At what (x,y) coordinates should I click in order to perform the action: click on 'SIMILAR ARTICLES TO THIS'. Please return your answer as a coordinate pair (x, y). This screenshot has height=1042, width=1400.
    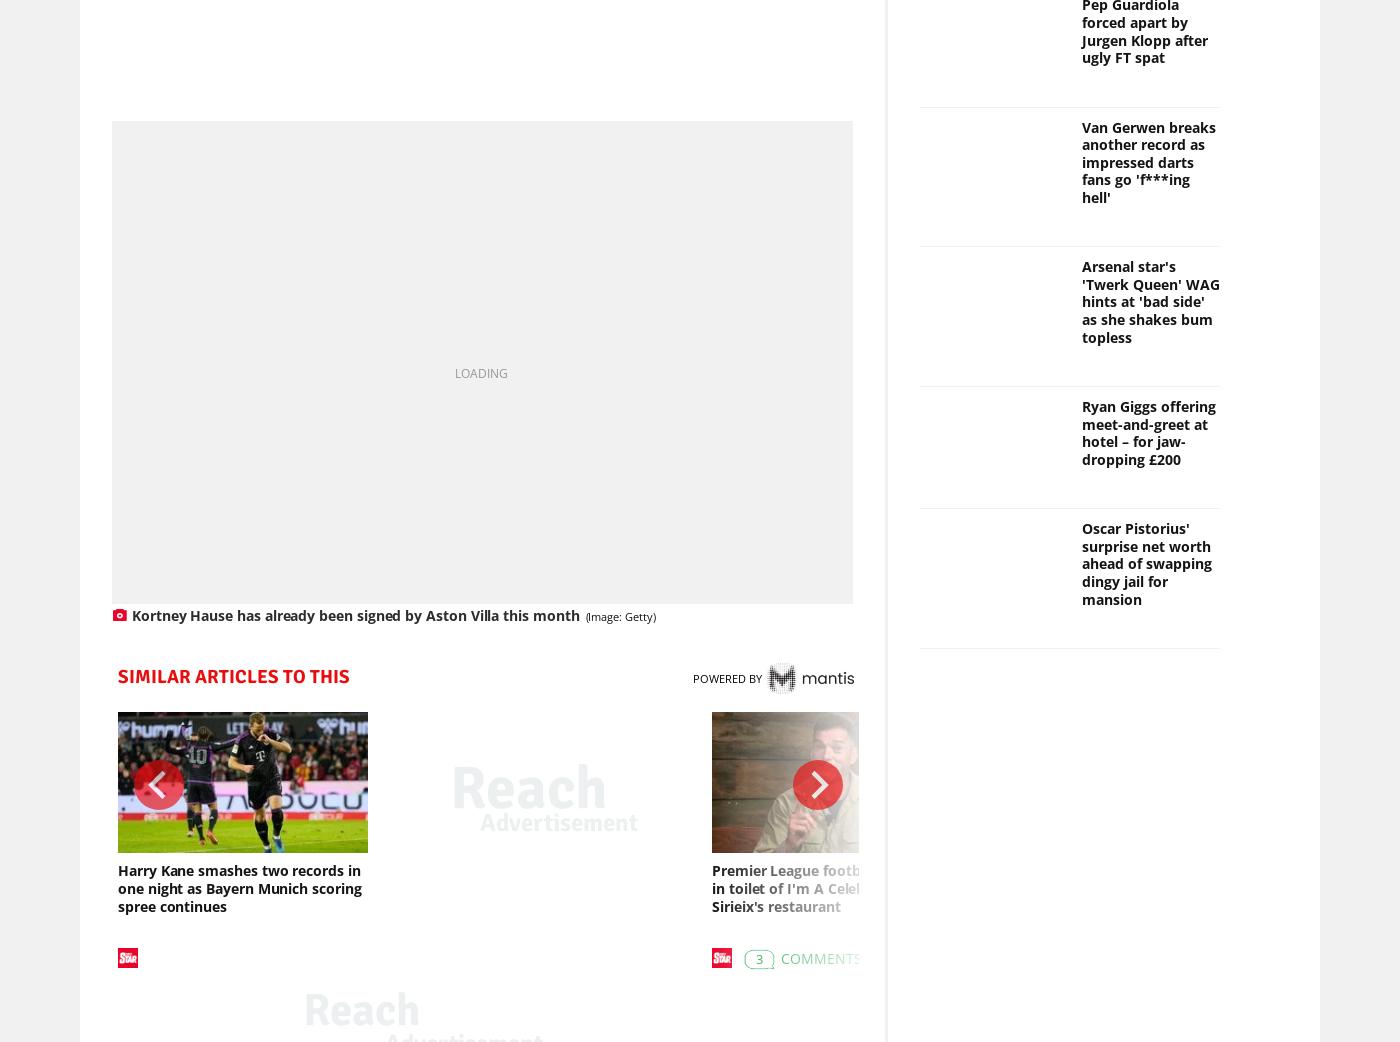
    Looking at the image, I should click on (118, 680).